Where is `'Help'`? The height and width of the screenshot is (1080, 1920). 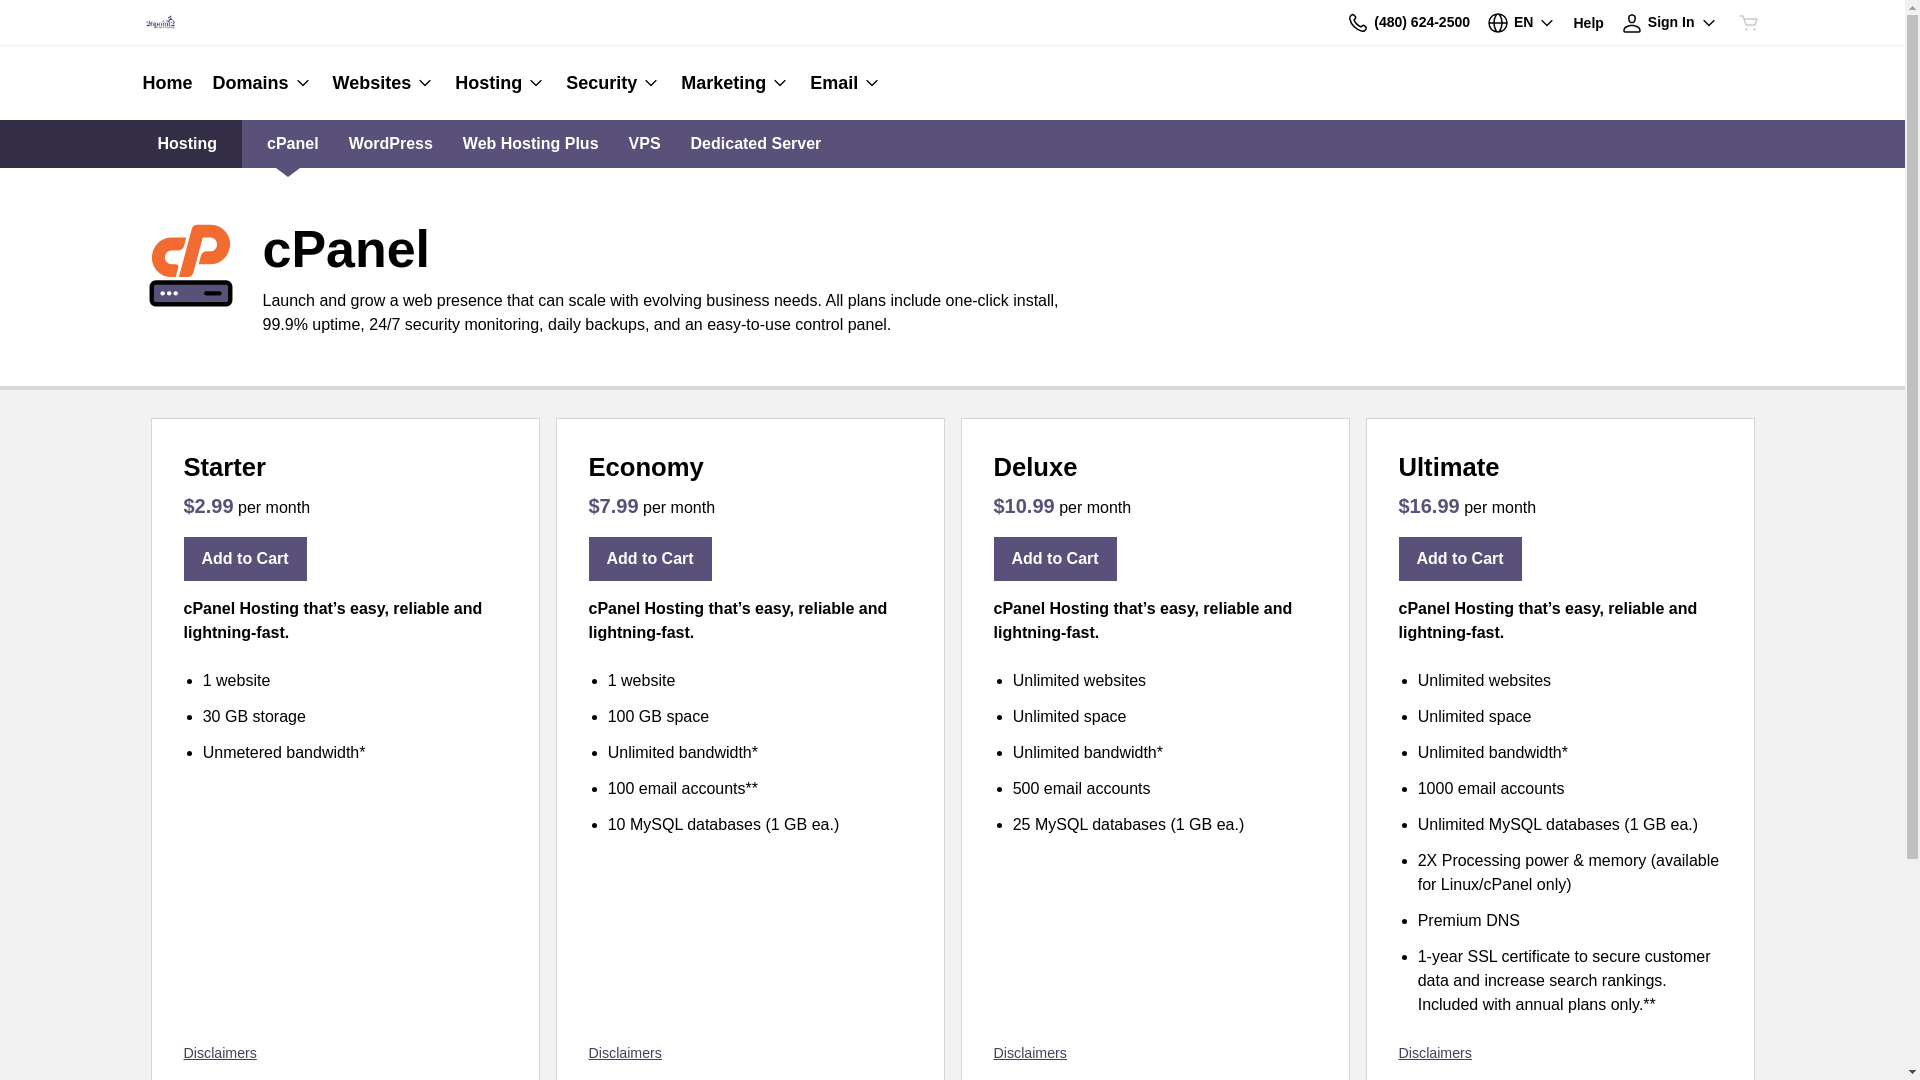
'Help' is located at coordinates (1587, 22).